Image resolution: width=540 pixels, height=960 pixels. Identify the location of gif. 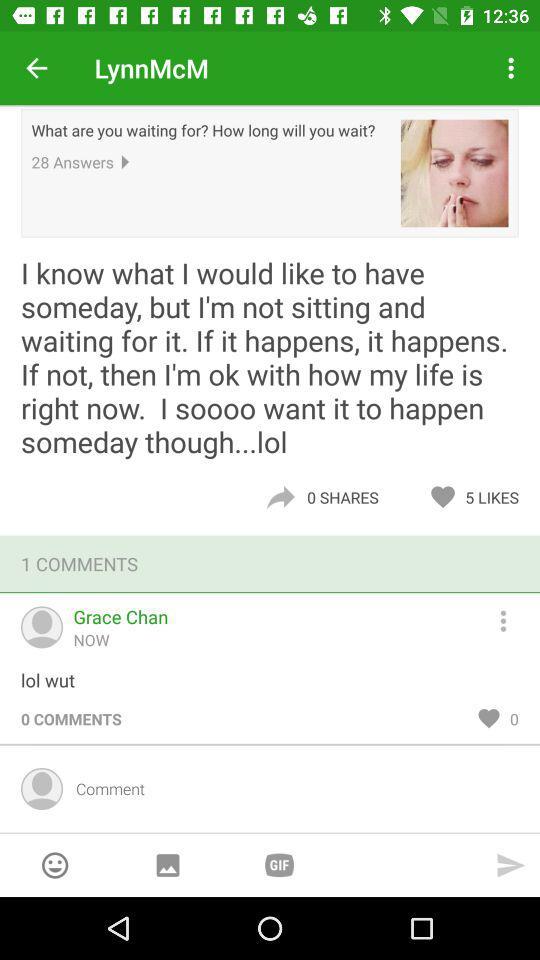
(278, 864).